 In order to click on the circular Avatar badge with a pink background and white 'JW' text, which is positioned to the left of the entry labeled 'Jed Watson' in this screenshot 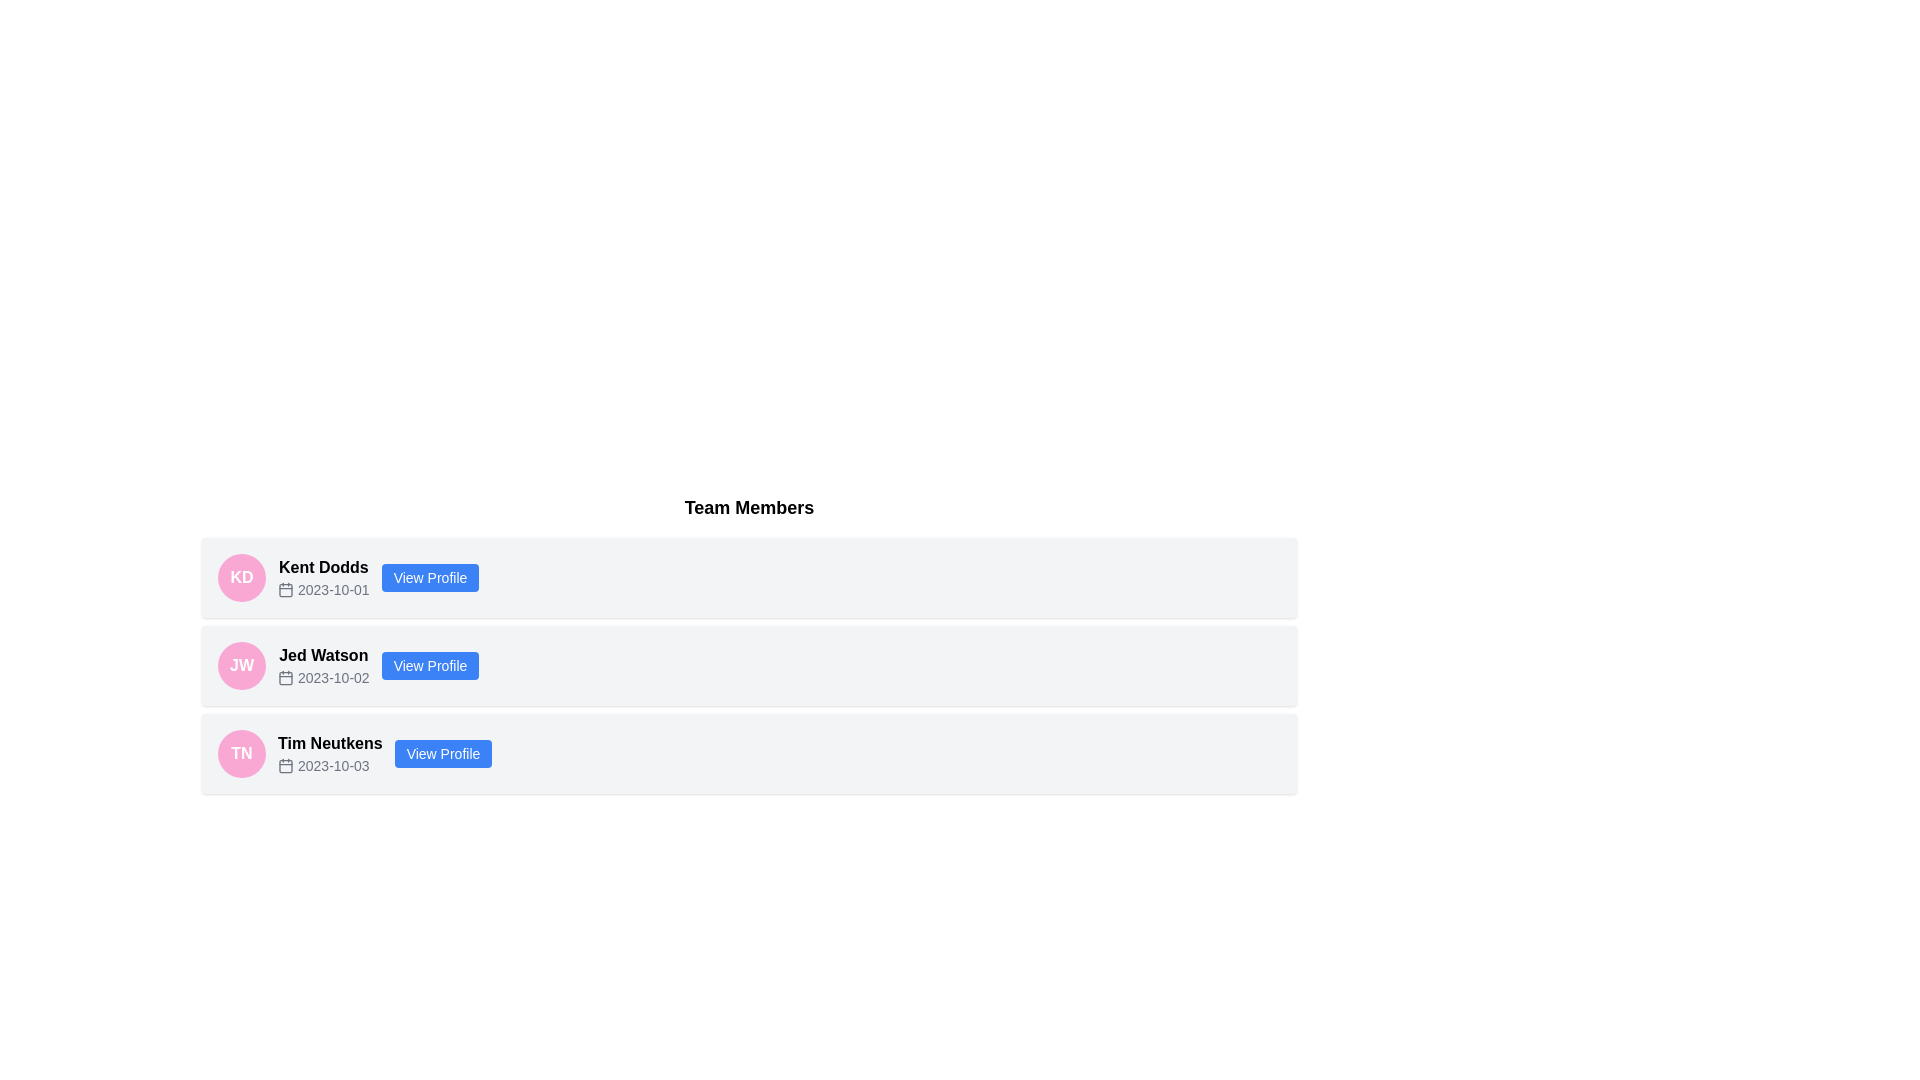, I will do `click(240, 666)`.